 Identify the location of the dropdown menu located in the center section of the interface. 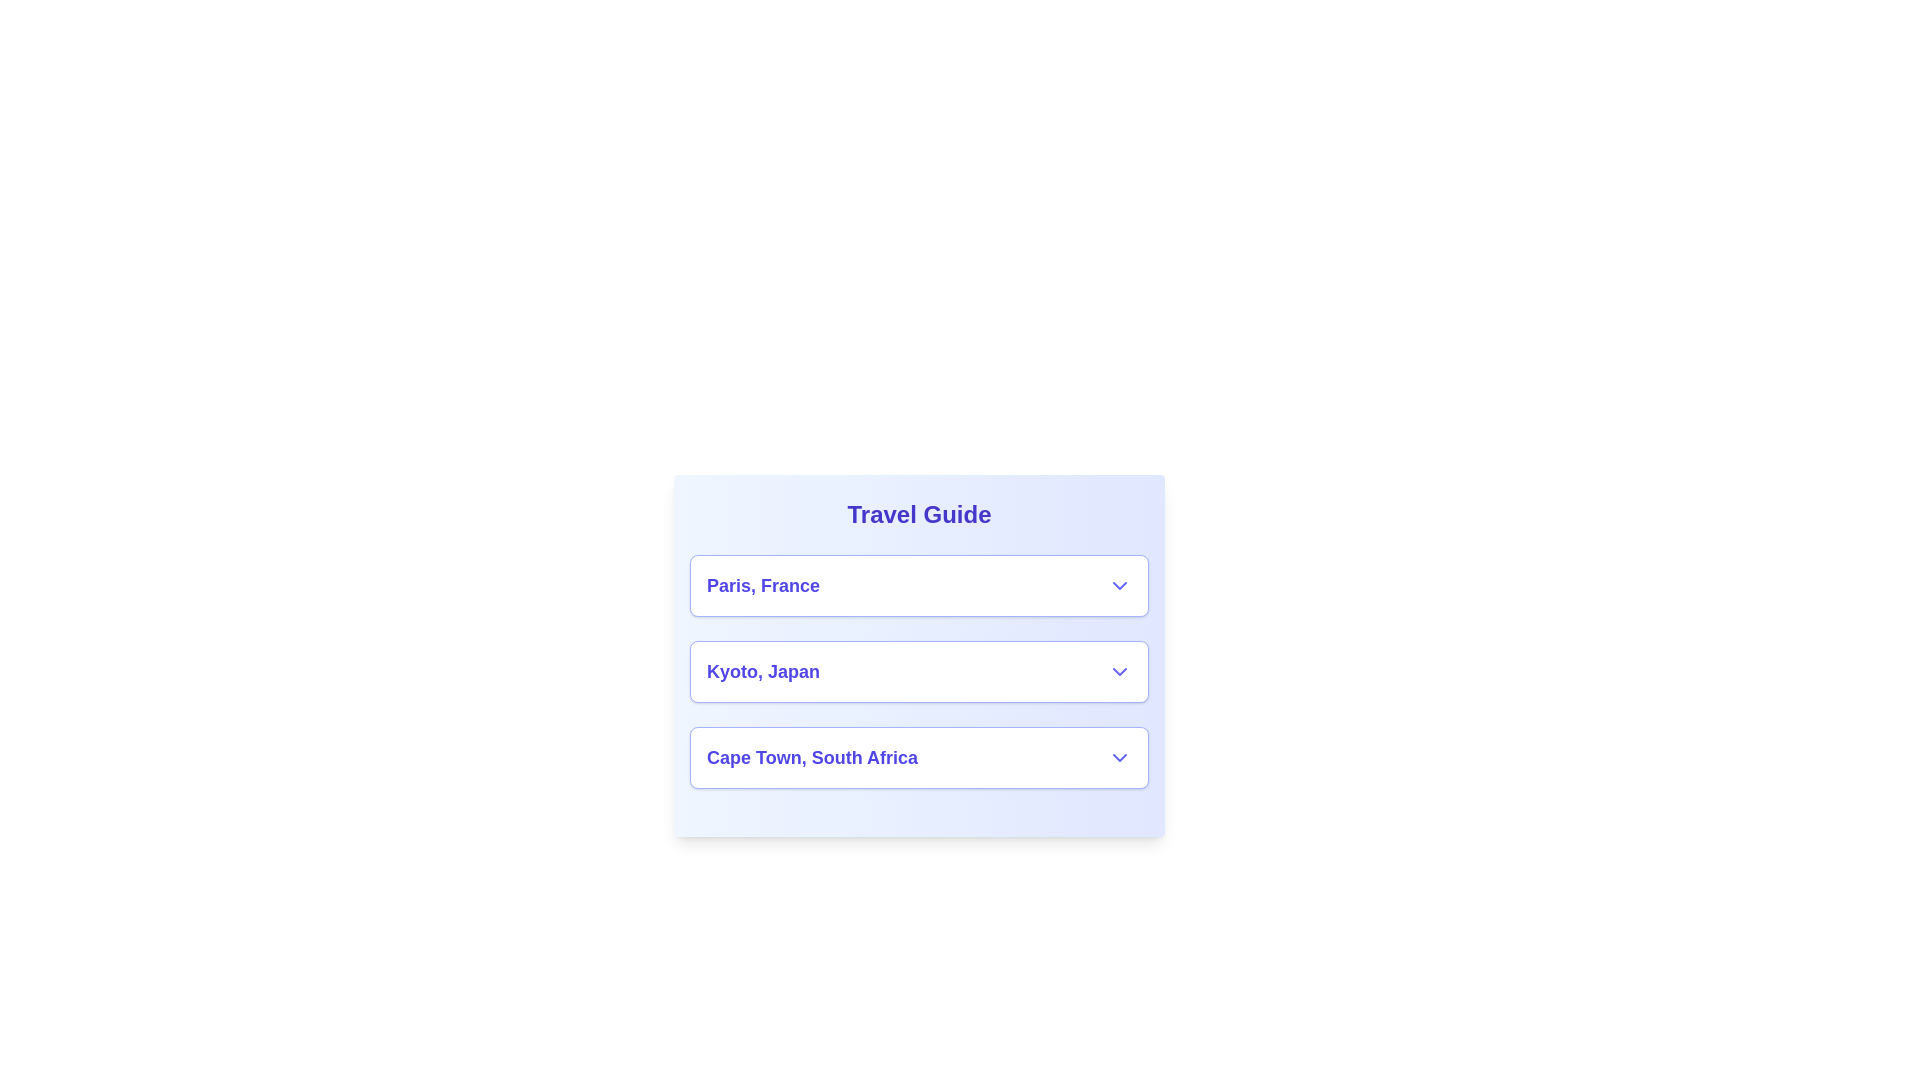
(918, 671).